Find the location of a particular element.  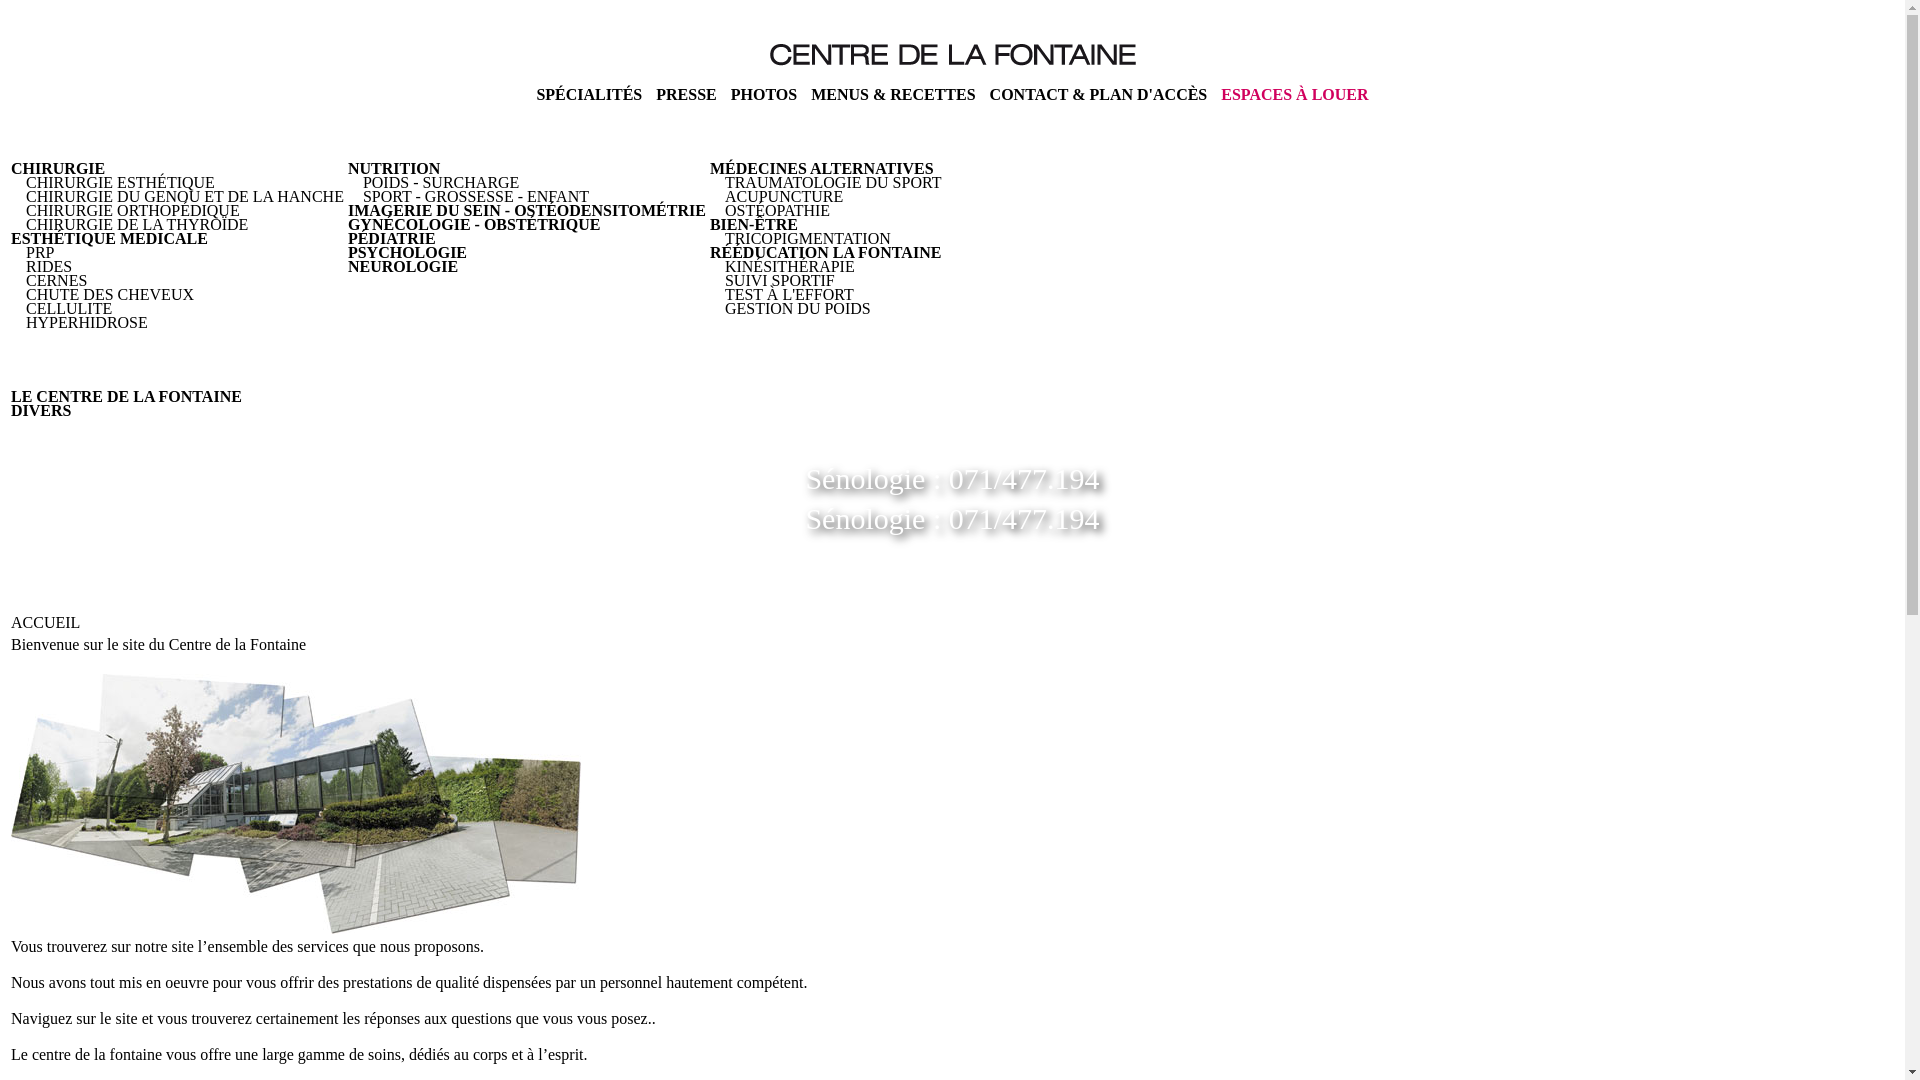

'HYPERHIDROSE' is located at coordinates (85, 321).